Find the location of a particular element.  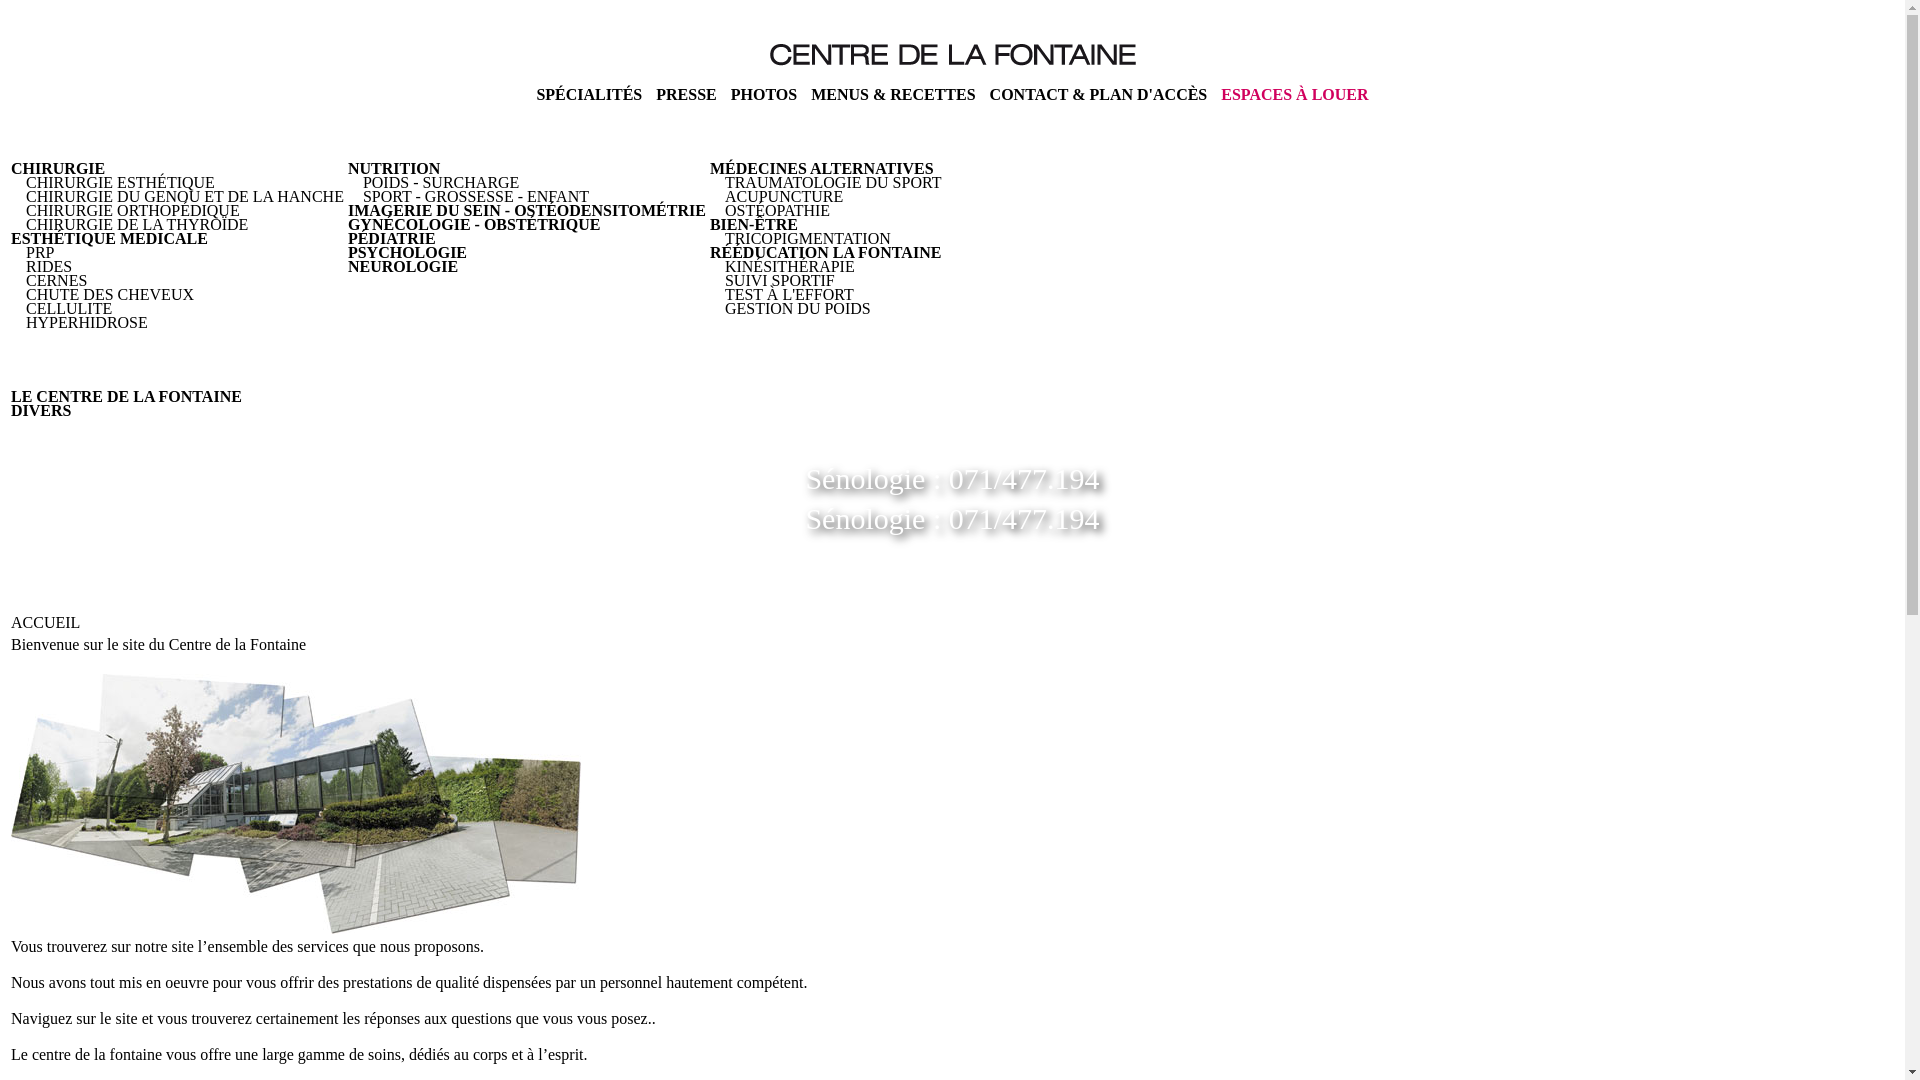

'HYPERHIDROSE' is located at coordinates (85, 321).